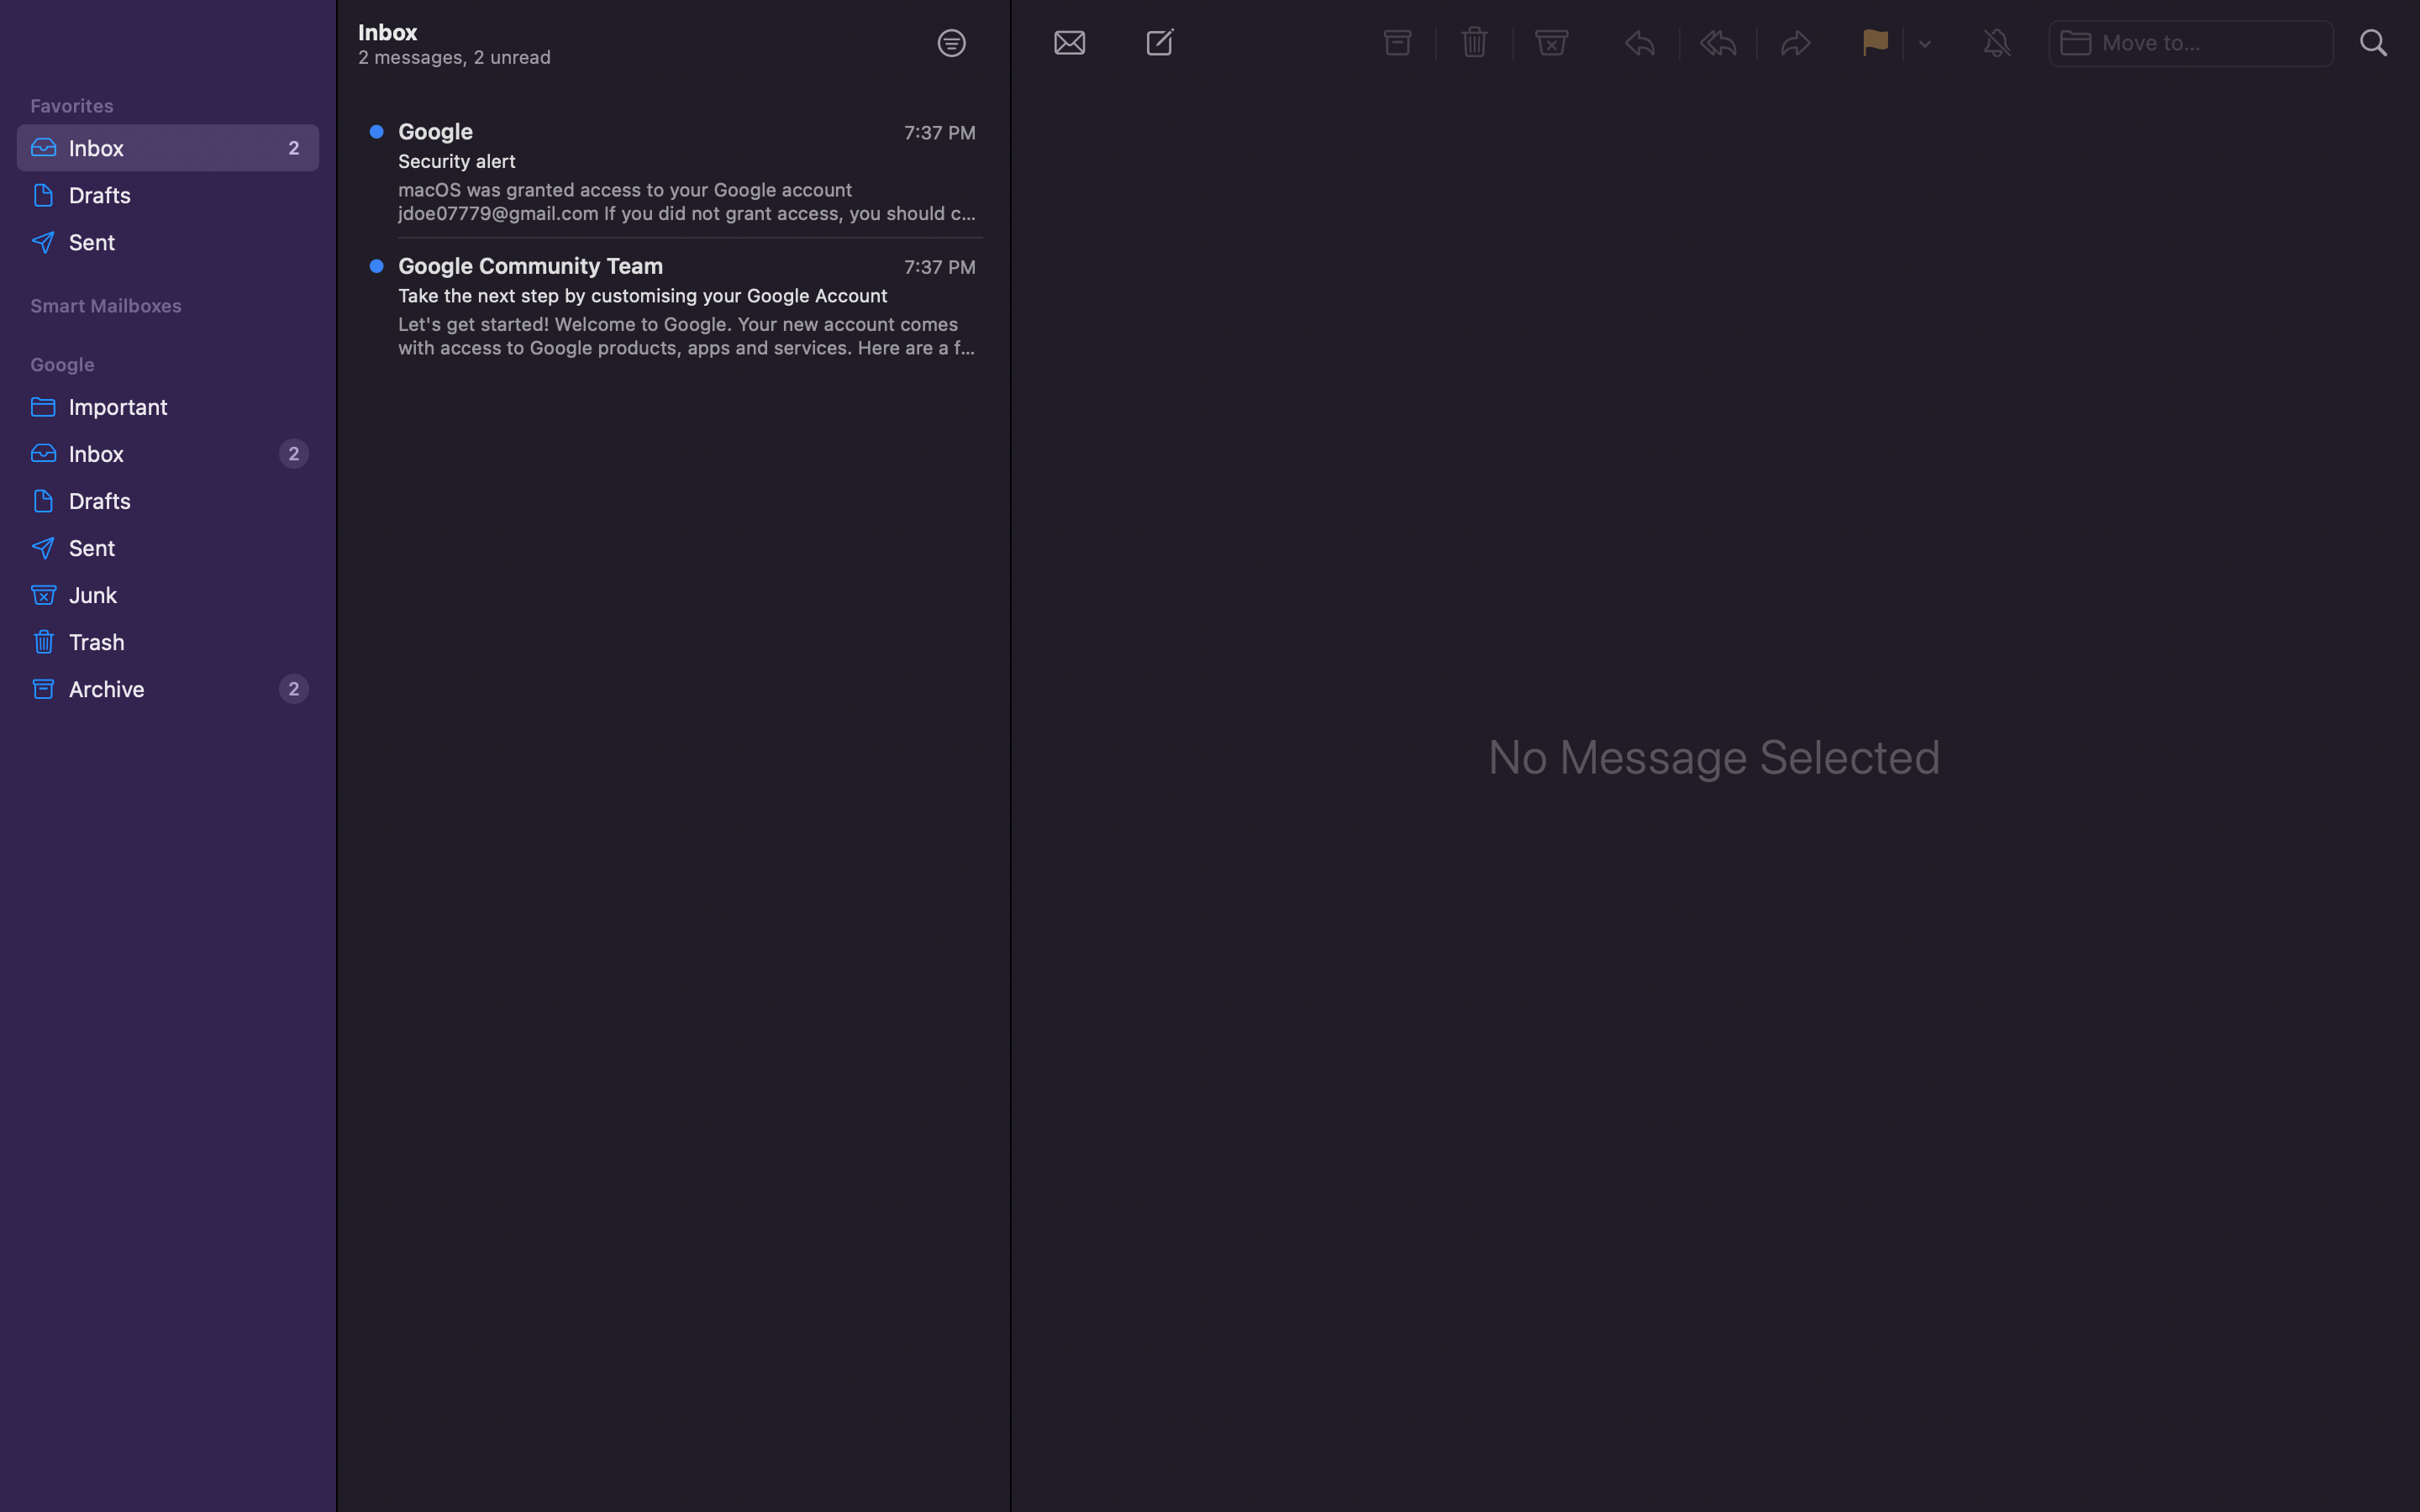 The height and width of the screenshot is (1512, 2420). I want to click on Click the option to compose new message, so click(1165, 46).